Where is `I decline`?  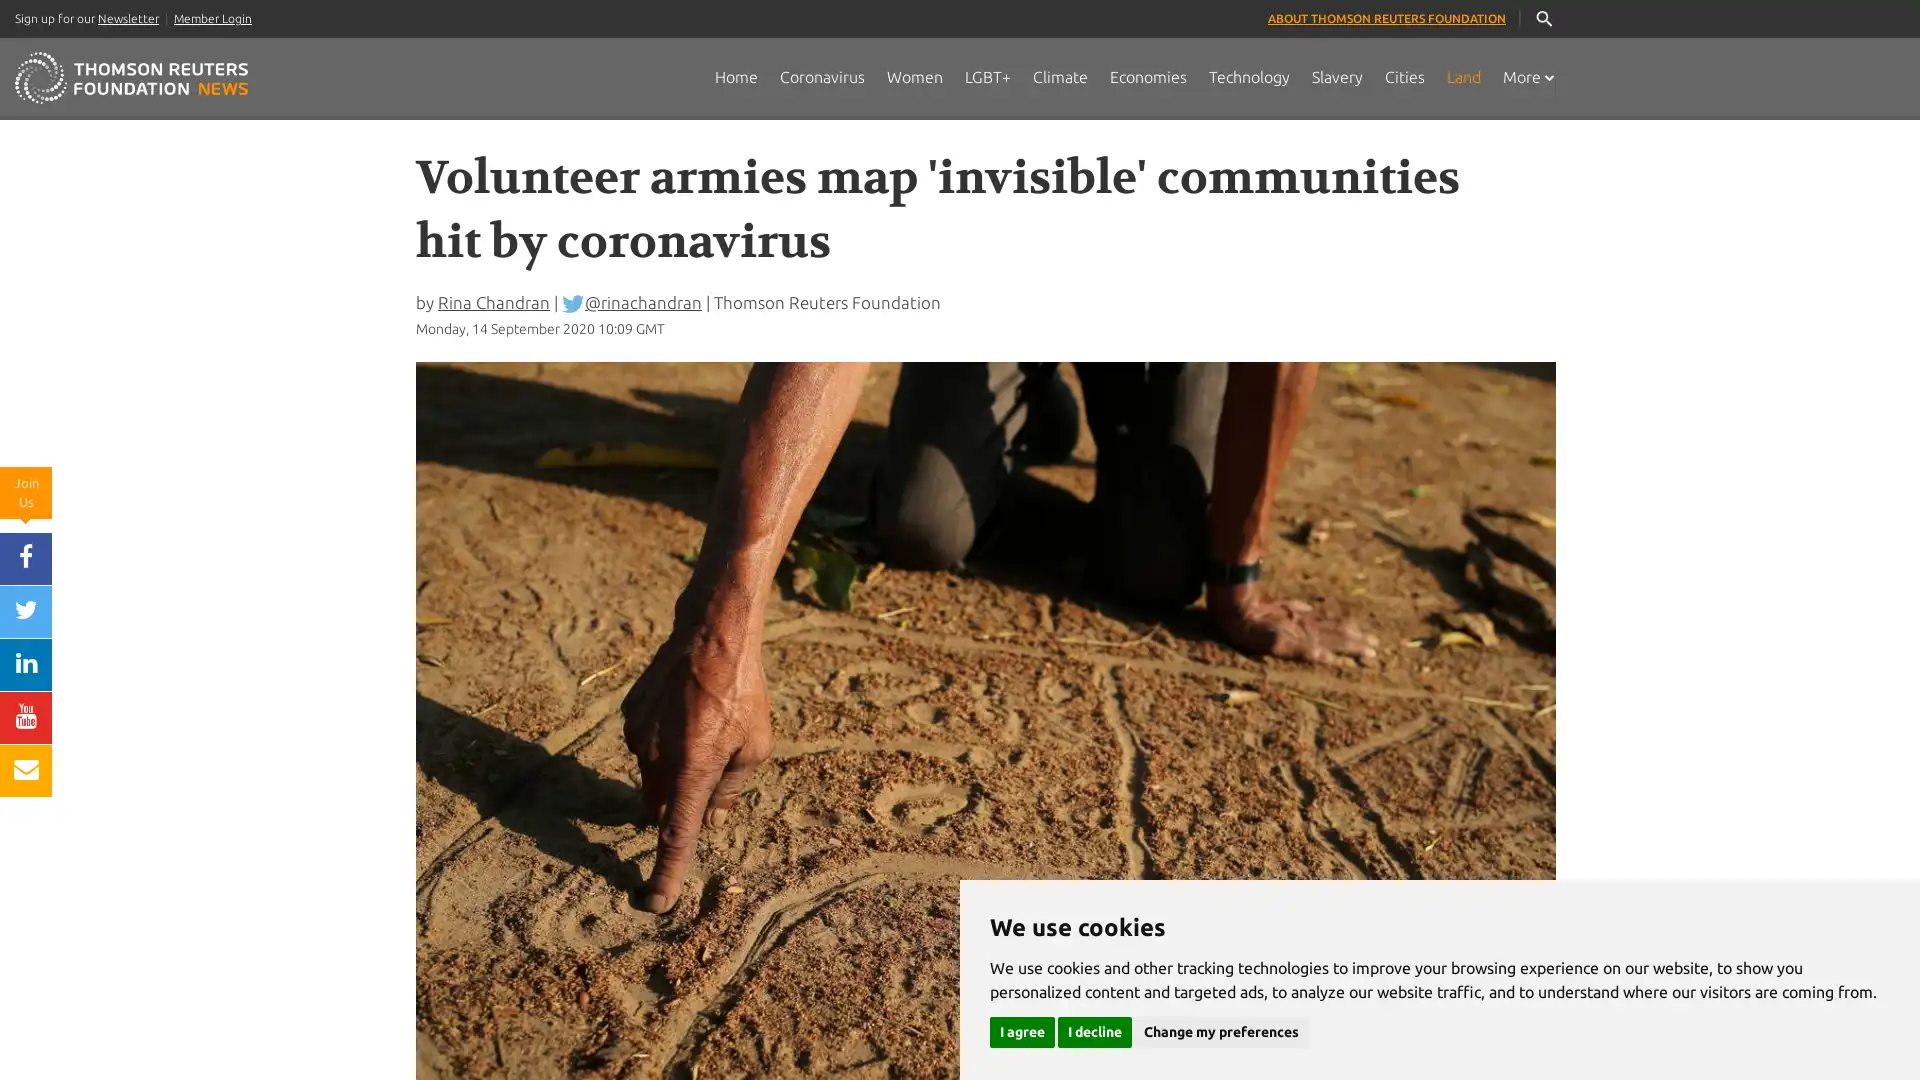
I decline is located at coordinates (1093, 1031).